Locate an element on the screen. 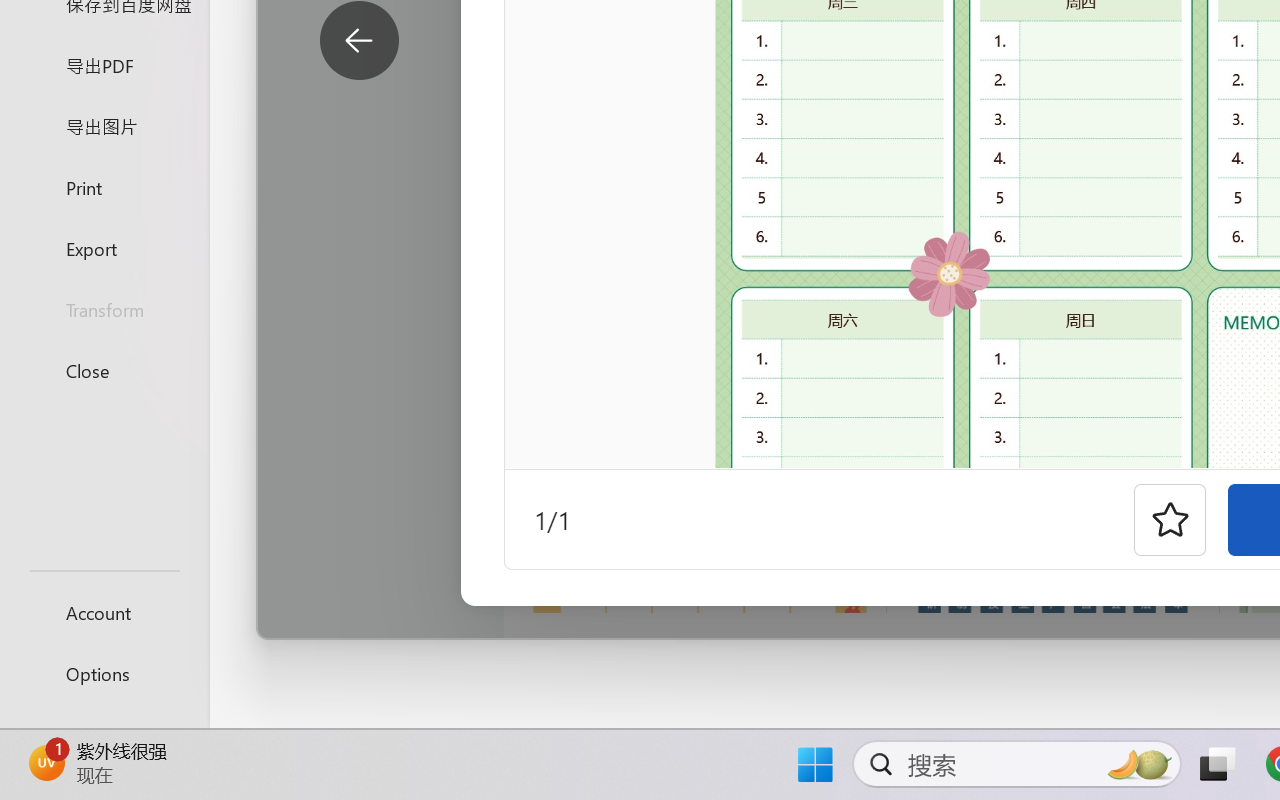 The width and height of the screenshot is (1280, 800). 'Export' is located at coordinates (103, 247).